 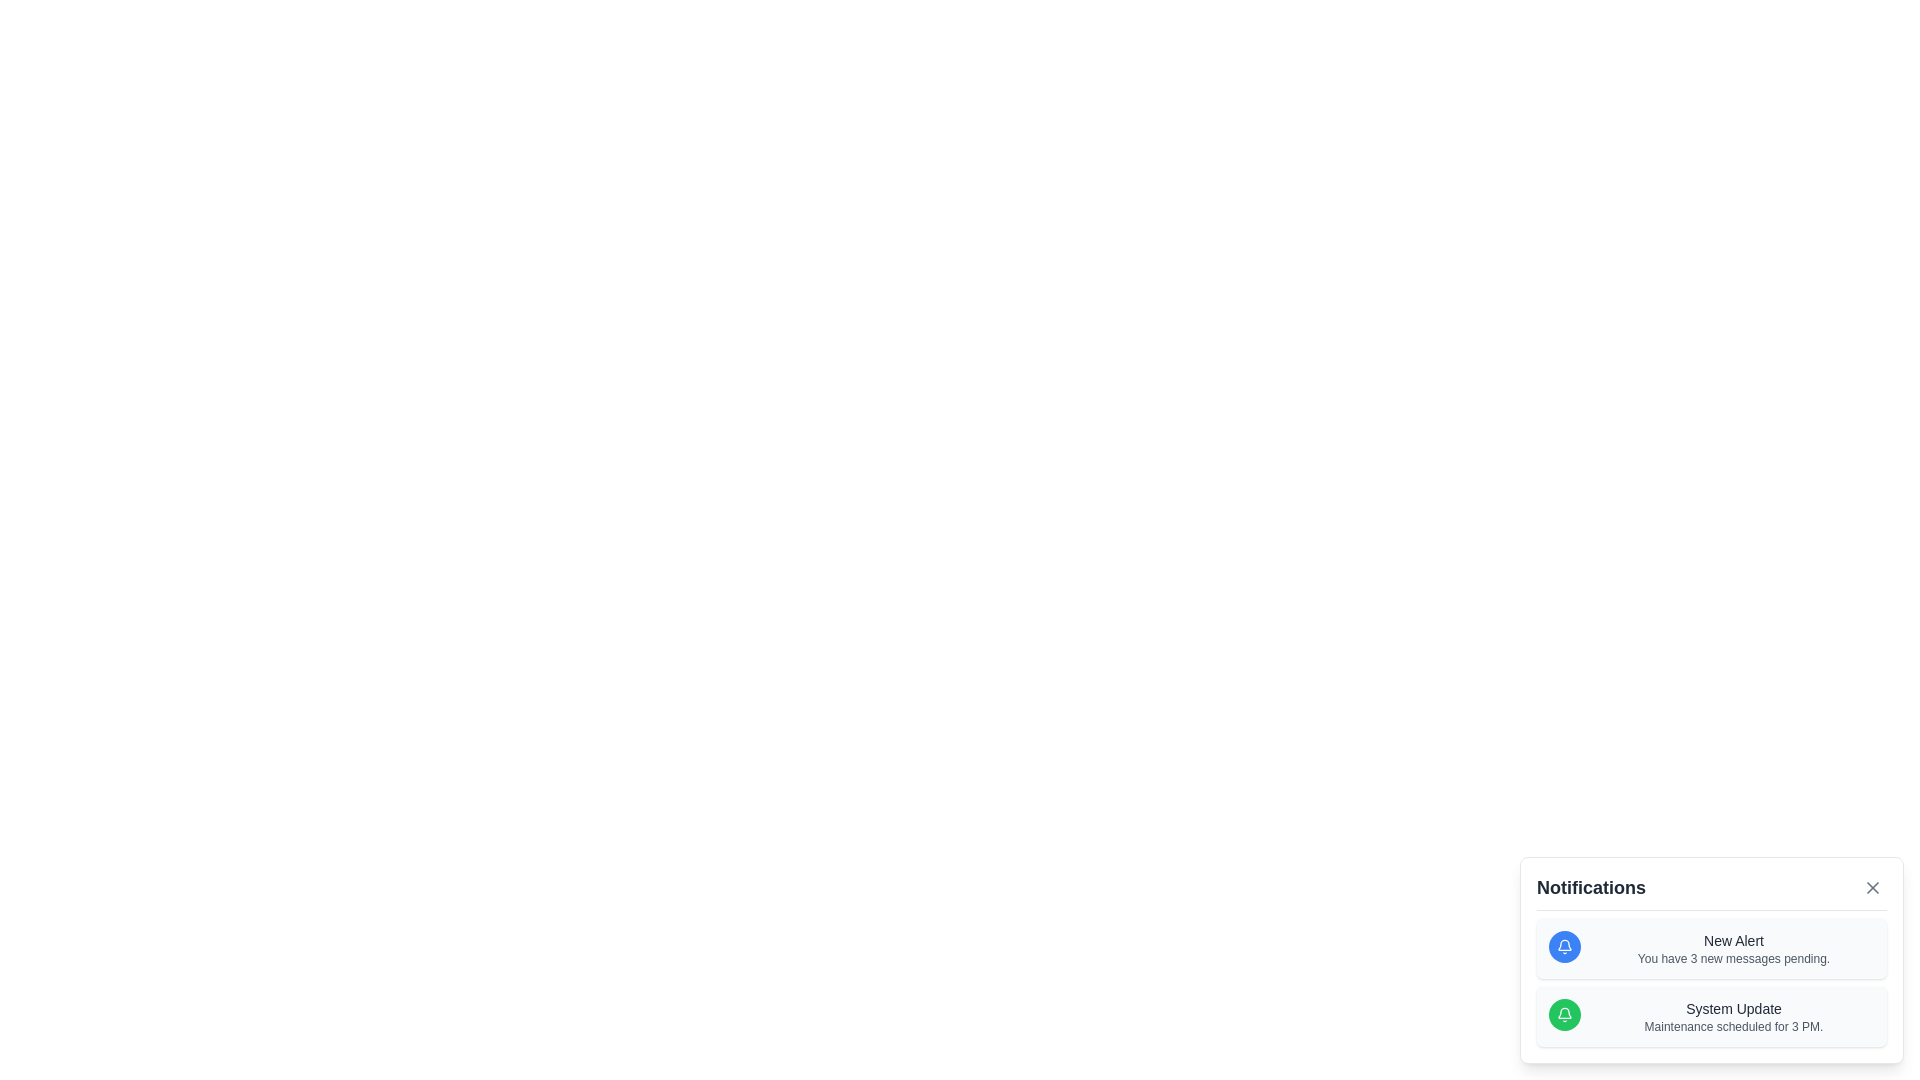 I want to click on title of the notification entry located in the bottom-right corner of the notification panel, which serves as a brief summary of the notification's purpose, so click(x=1732, y=1009).